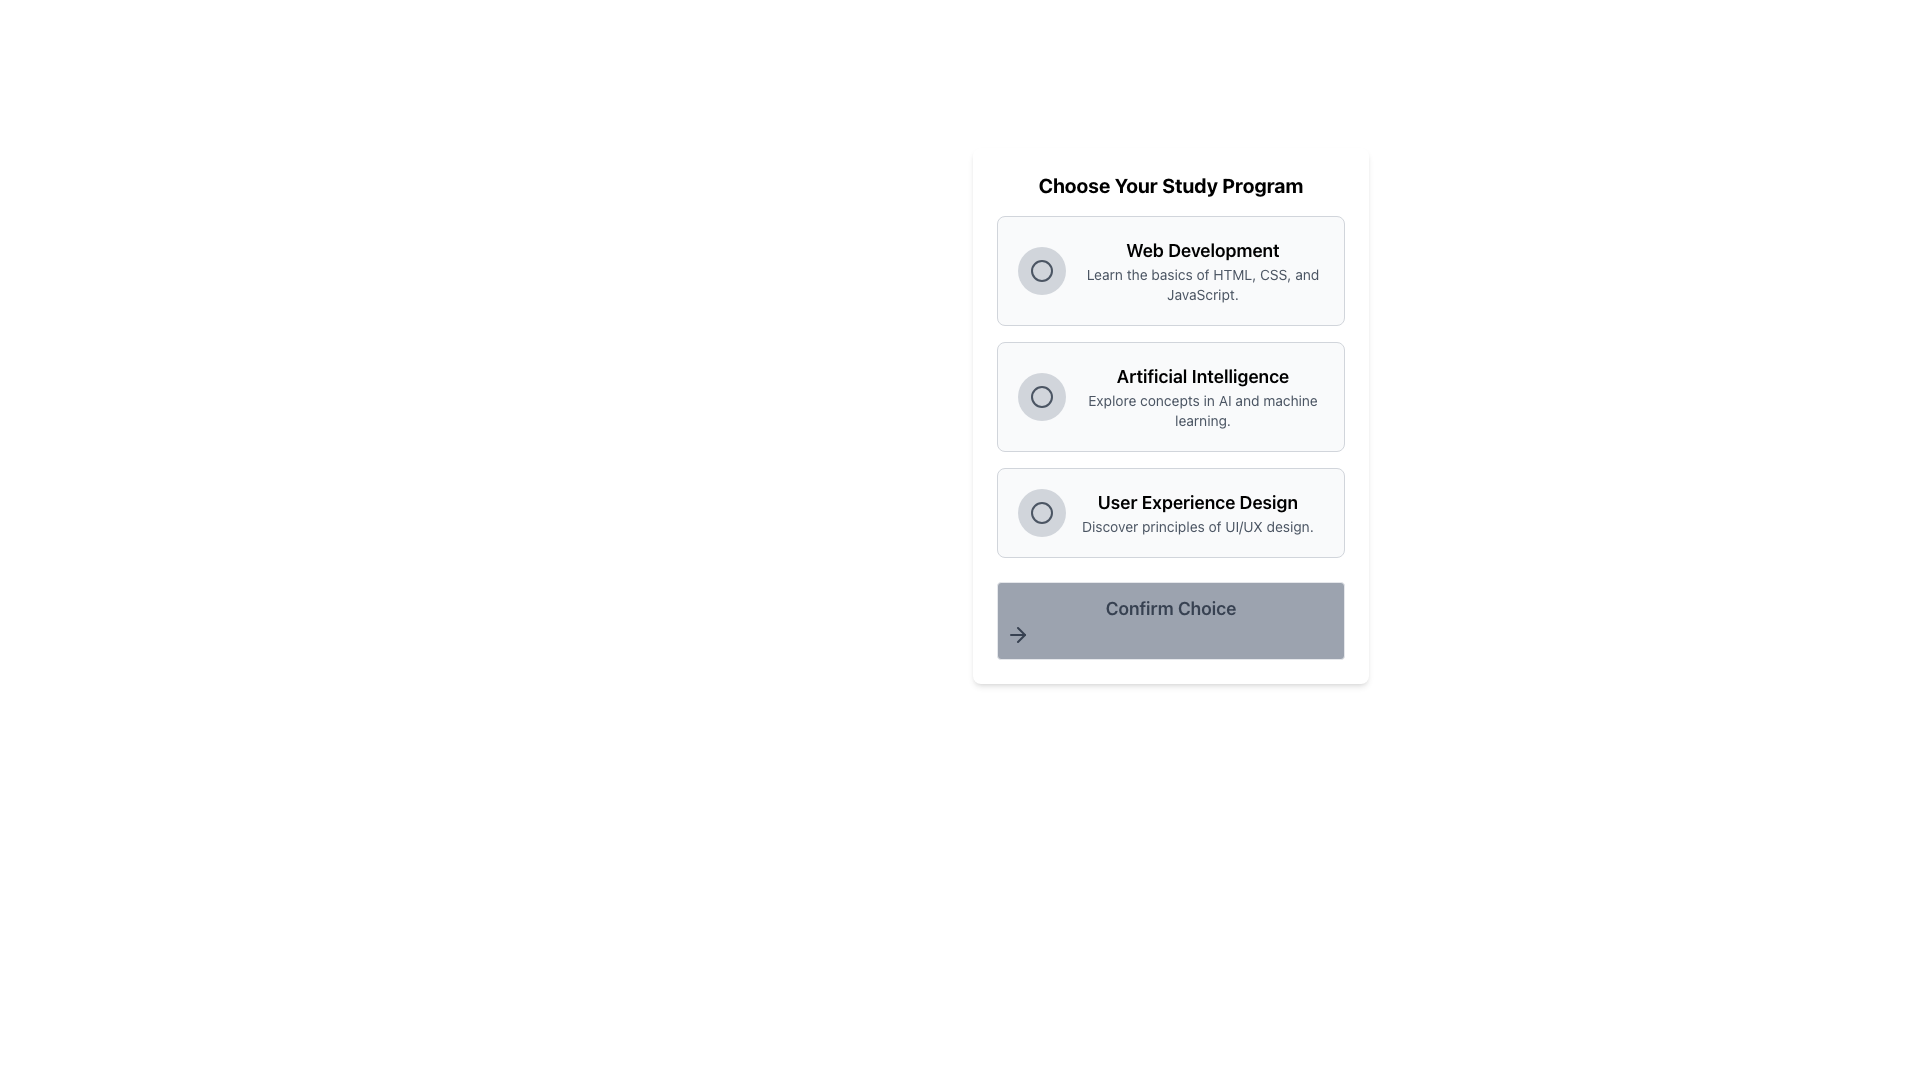 The height and width of the screenshot is (1080, 1920). I want to click on the highlighted option 'Artificial Intelligence' in the list of selectable items beneath the title 'Choose Your Study Program', so click(1171, 386).